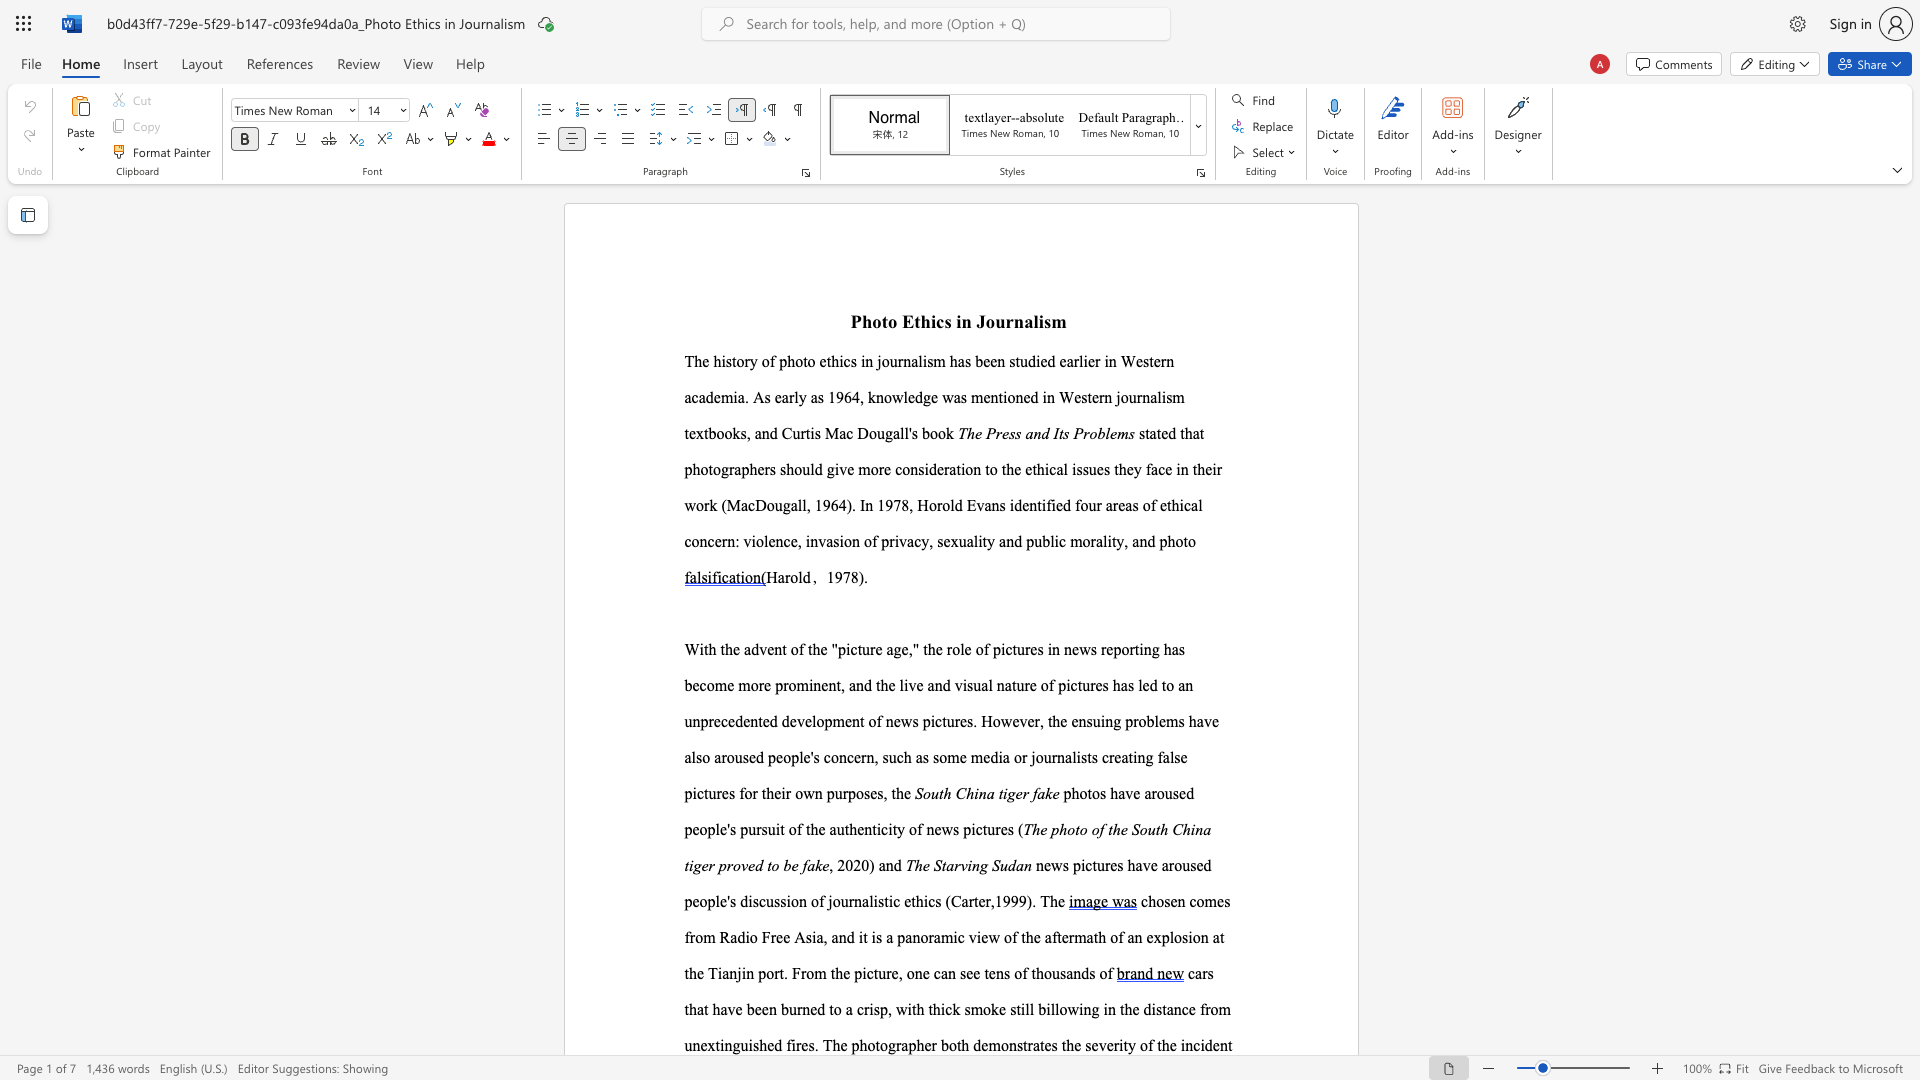 Image resolution: width=1920 pixels, height=1080 pixels. What do you see at coordinates (1075, 469) in the screenshot?
I see `the subset text "ssues they face in thei" within the text "that photographers should give more consideration to the ethical issues they face in their work"` at bounding box center [1075, 469].